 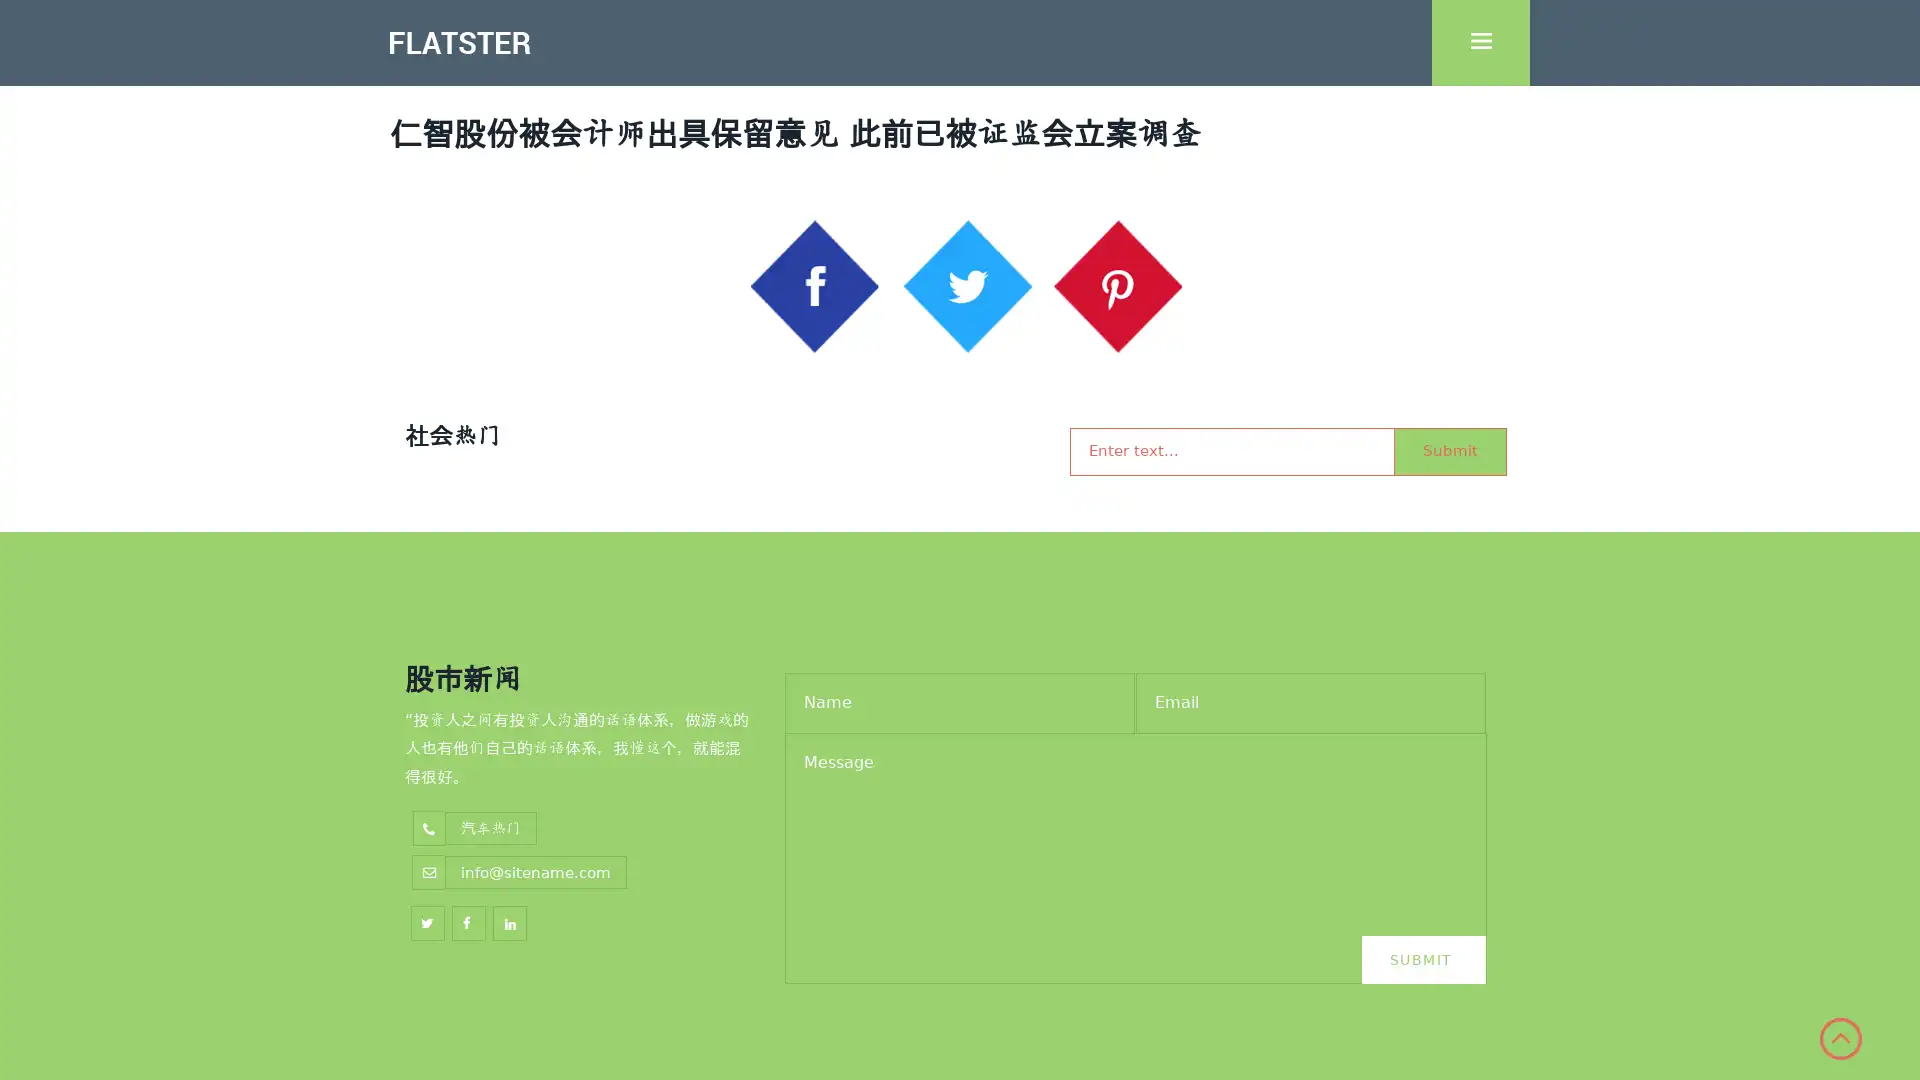 I want to click on Submit, so click(x=1441, y=451).